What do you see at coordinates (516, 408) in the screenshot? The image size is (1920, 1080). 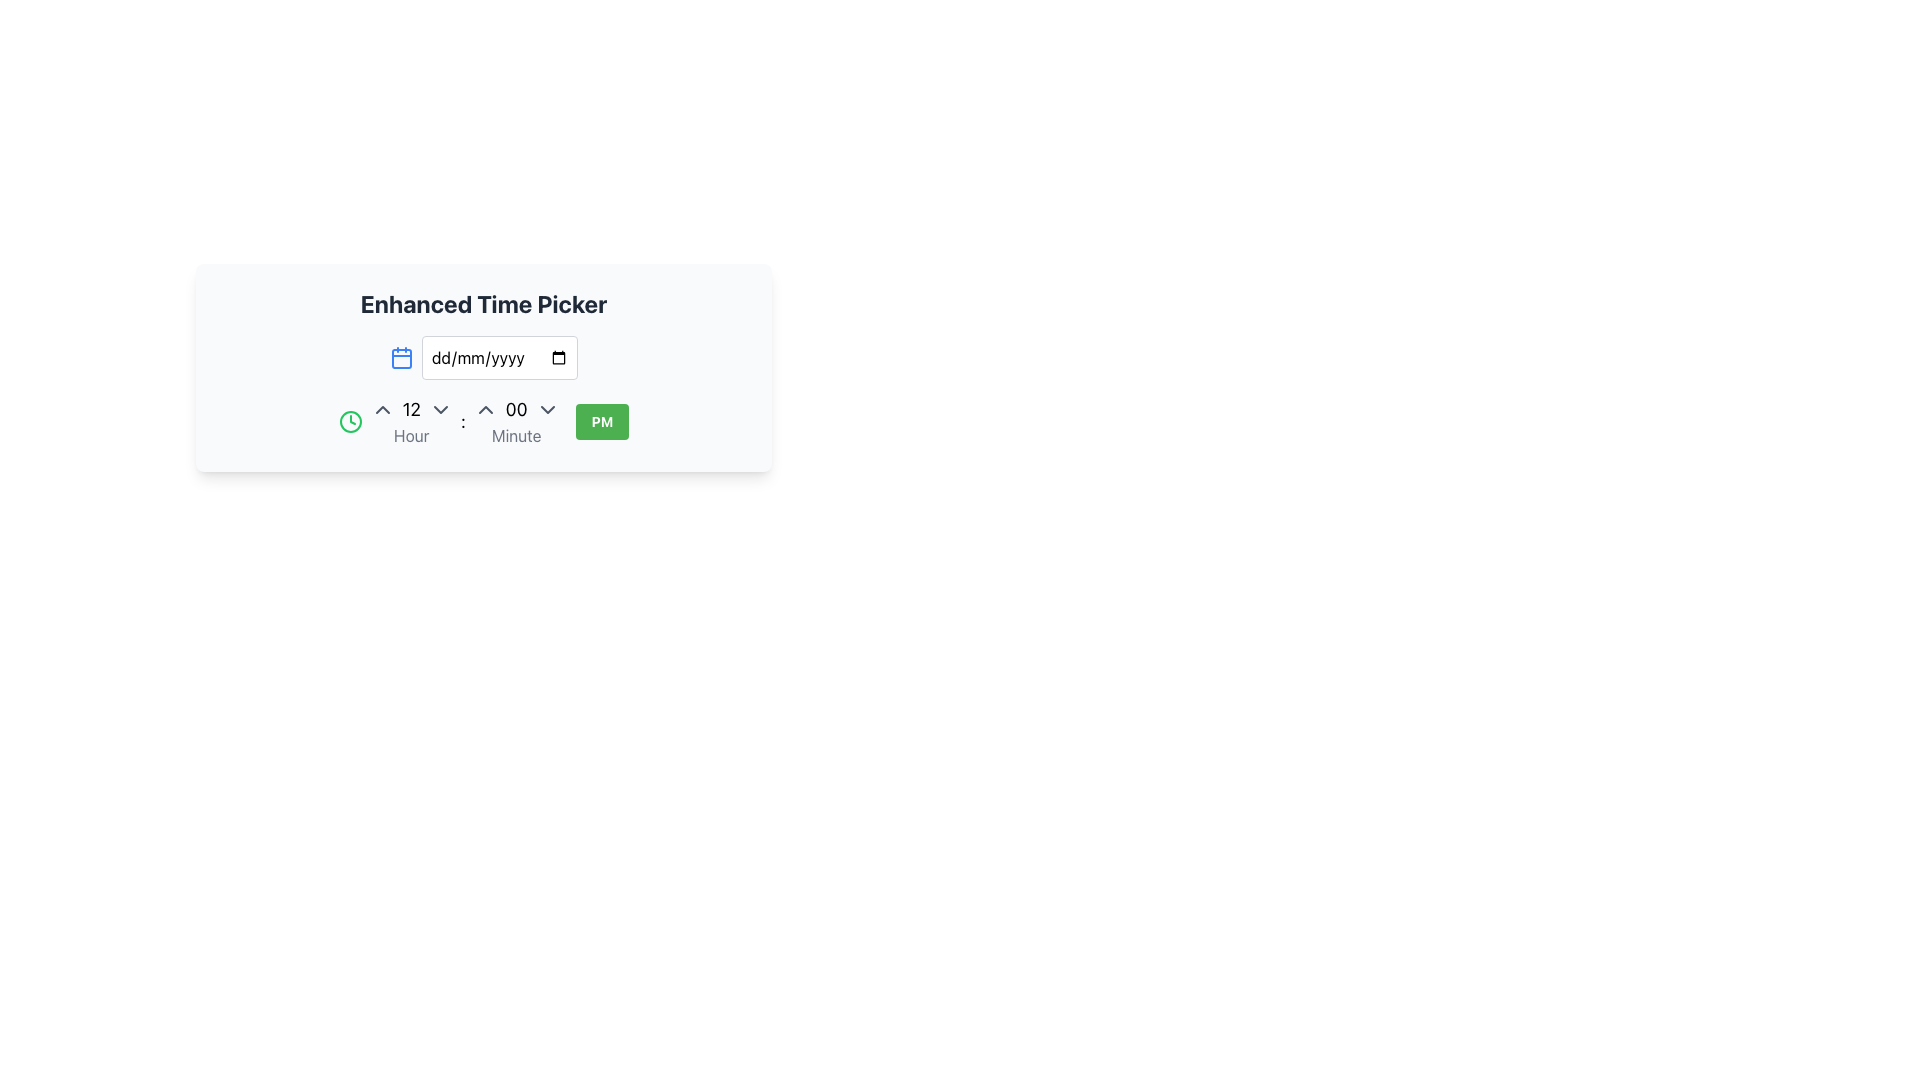 I see `the text display showing the value '00' in the minute selection control of the time picker interface` at bounding box center [516, 408].